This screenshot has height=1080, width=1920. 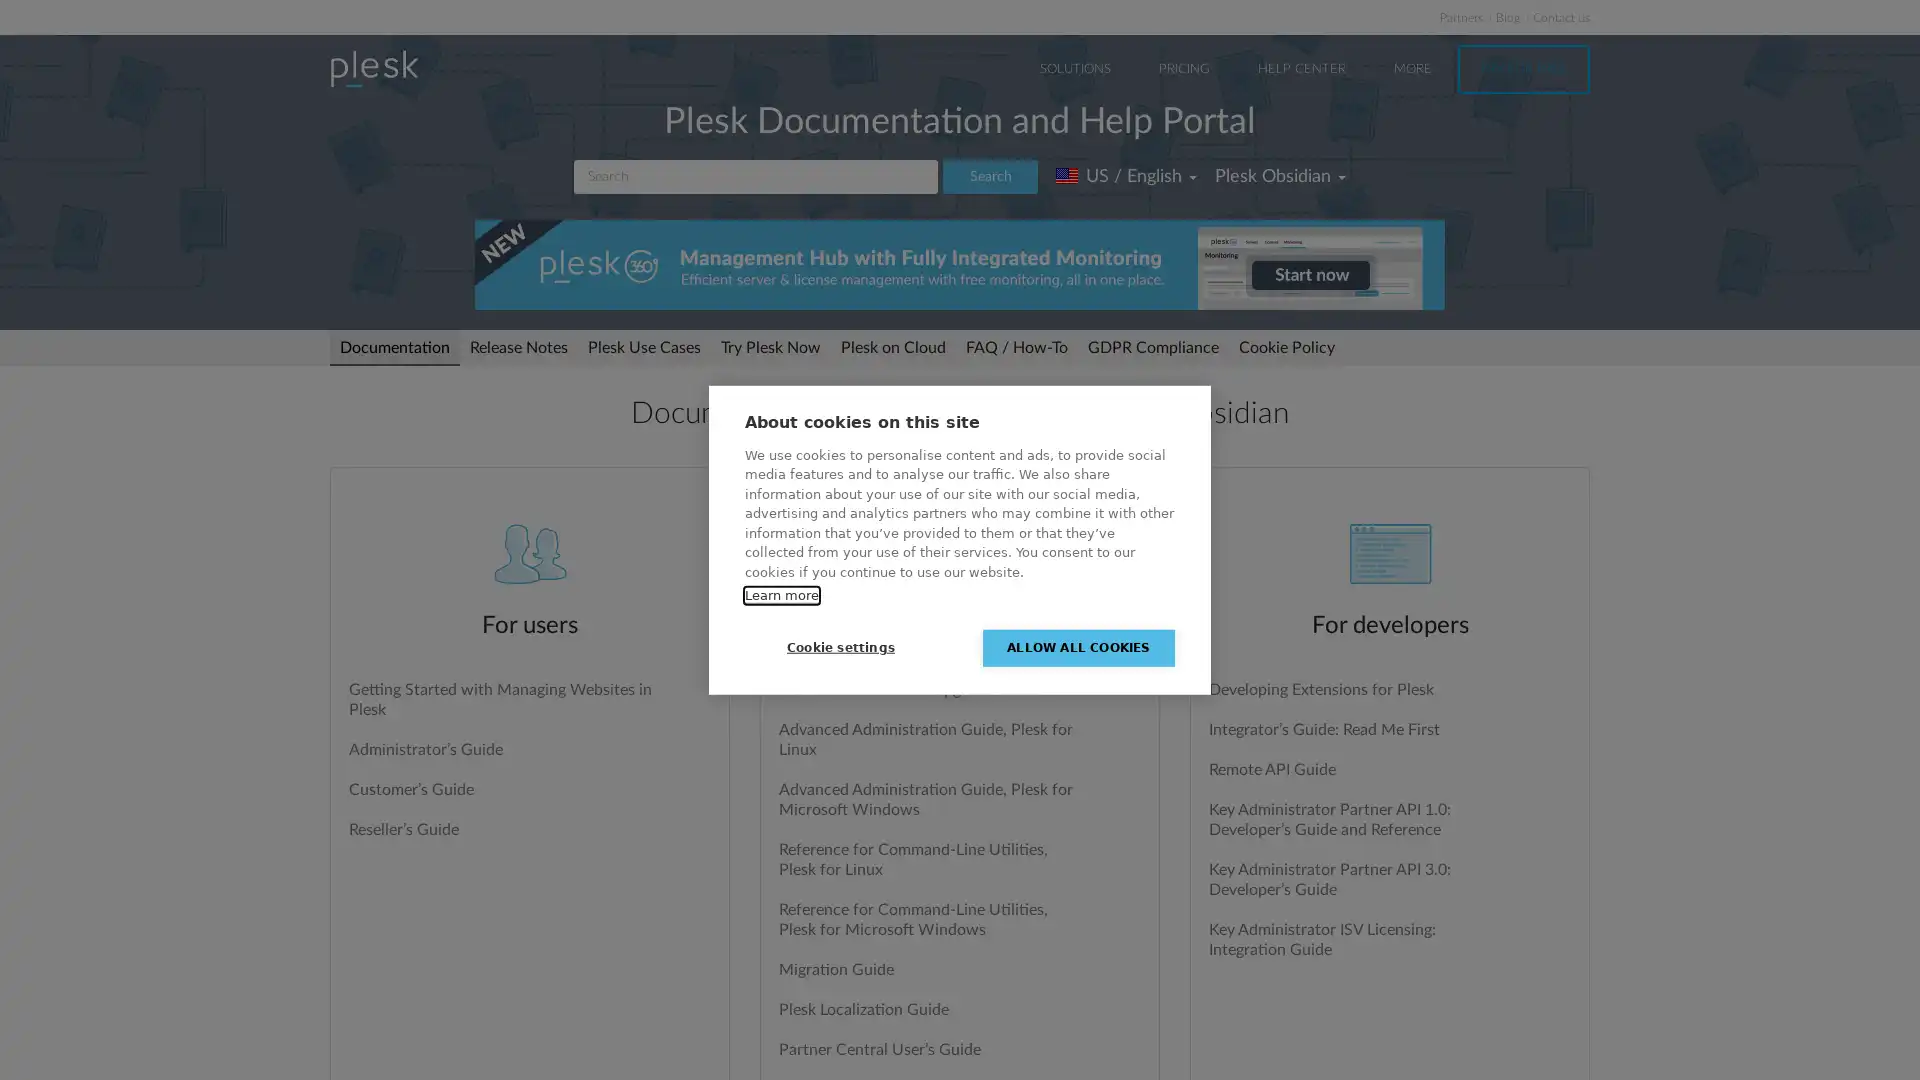 What do you see at coordinates (1078, 647) in the screenshot?
I see `ALLOW ALL COOKIES` at bounding box center [1078, 647].